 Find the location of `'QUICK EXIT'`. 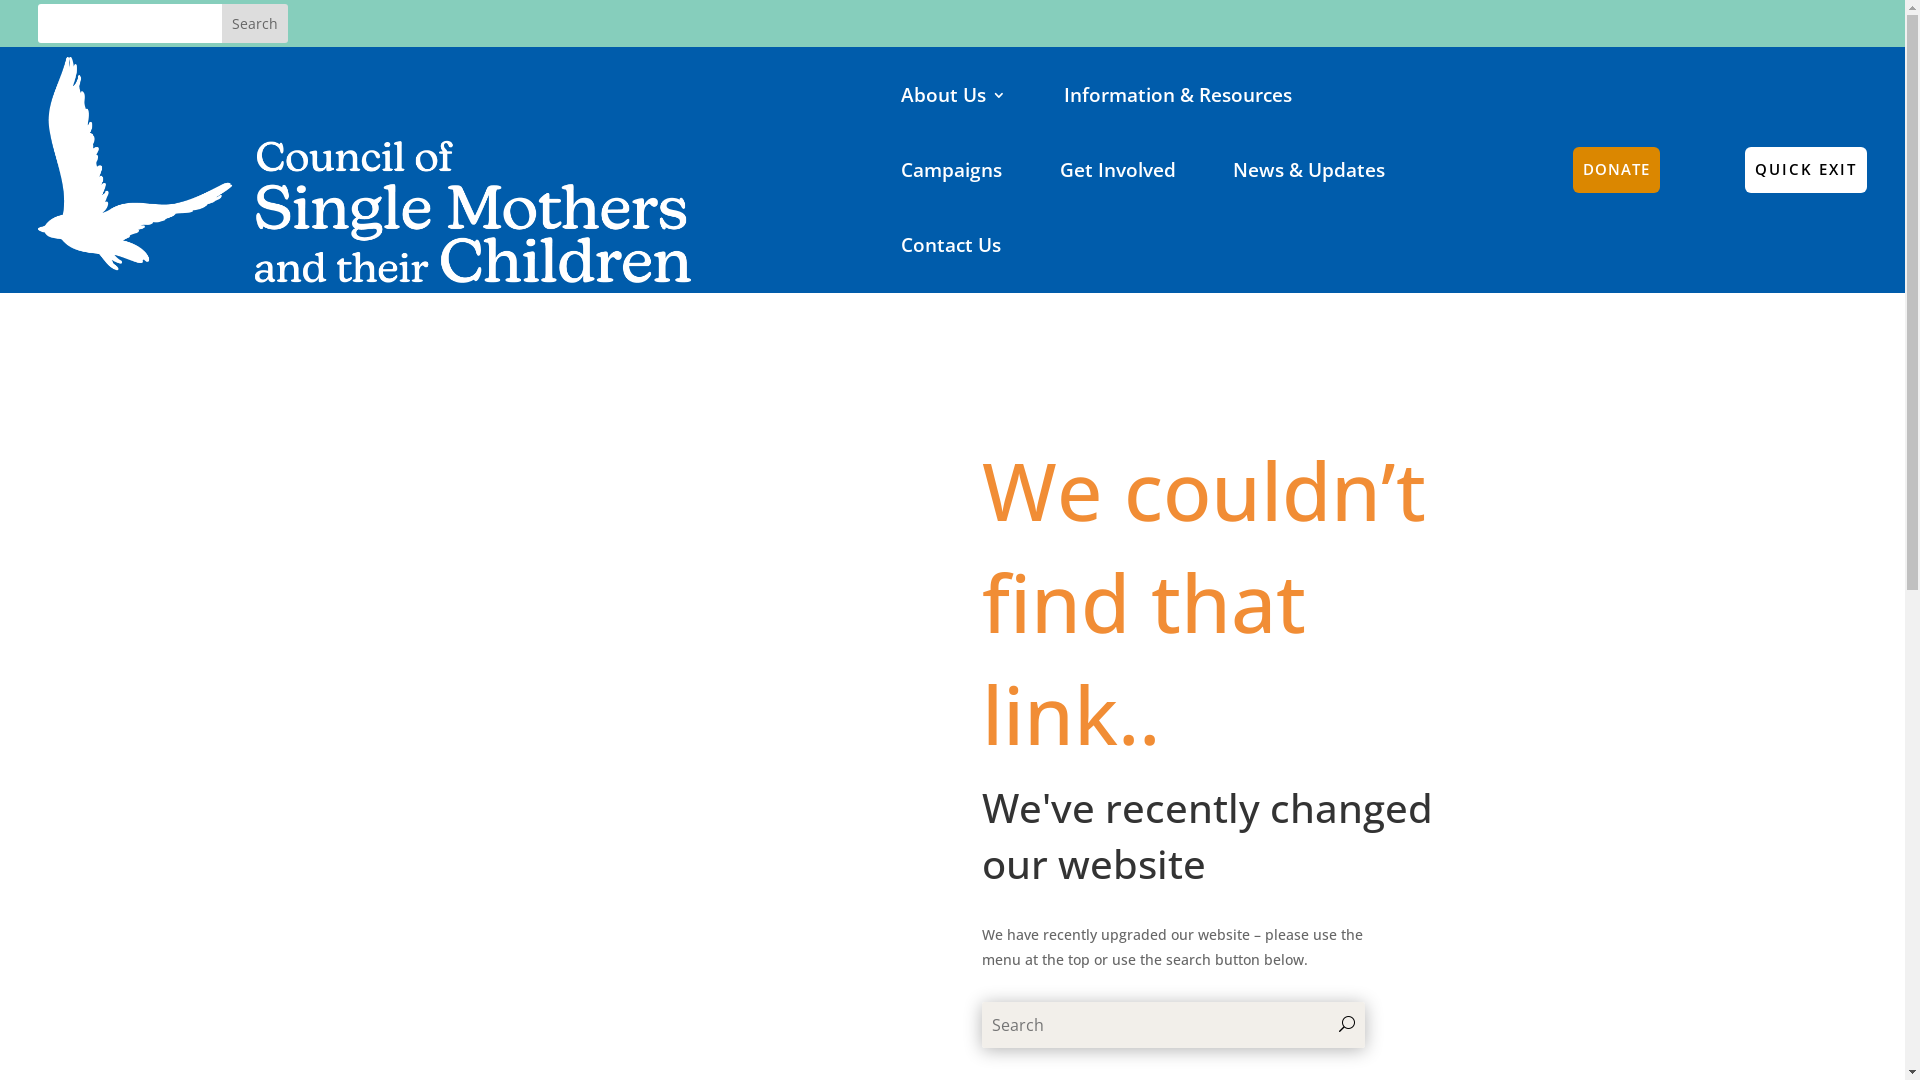

'QUICK EXIT' is located at coordinates (1744, 168).